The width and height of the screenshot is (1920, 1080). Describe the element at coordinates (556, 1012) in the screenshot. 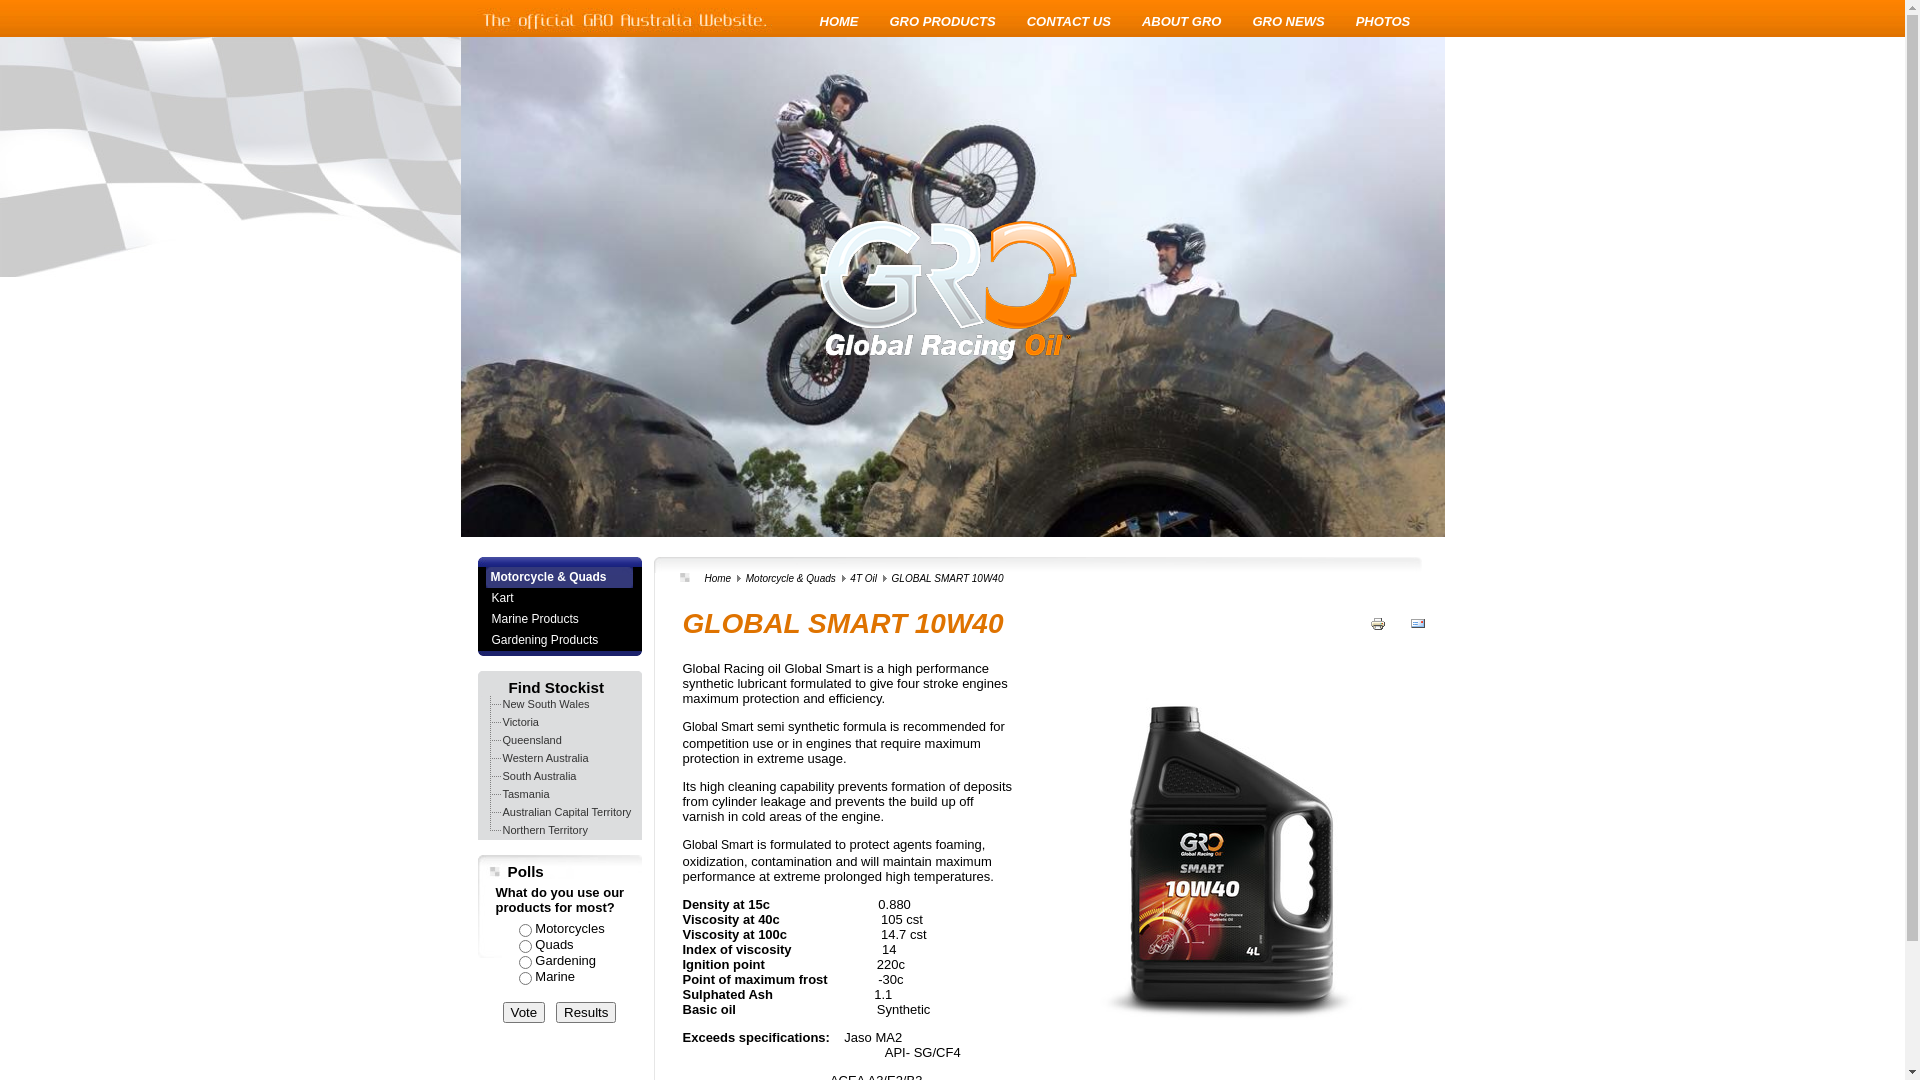

I see `'Results'` at that location.